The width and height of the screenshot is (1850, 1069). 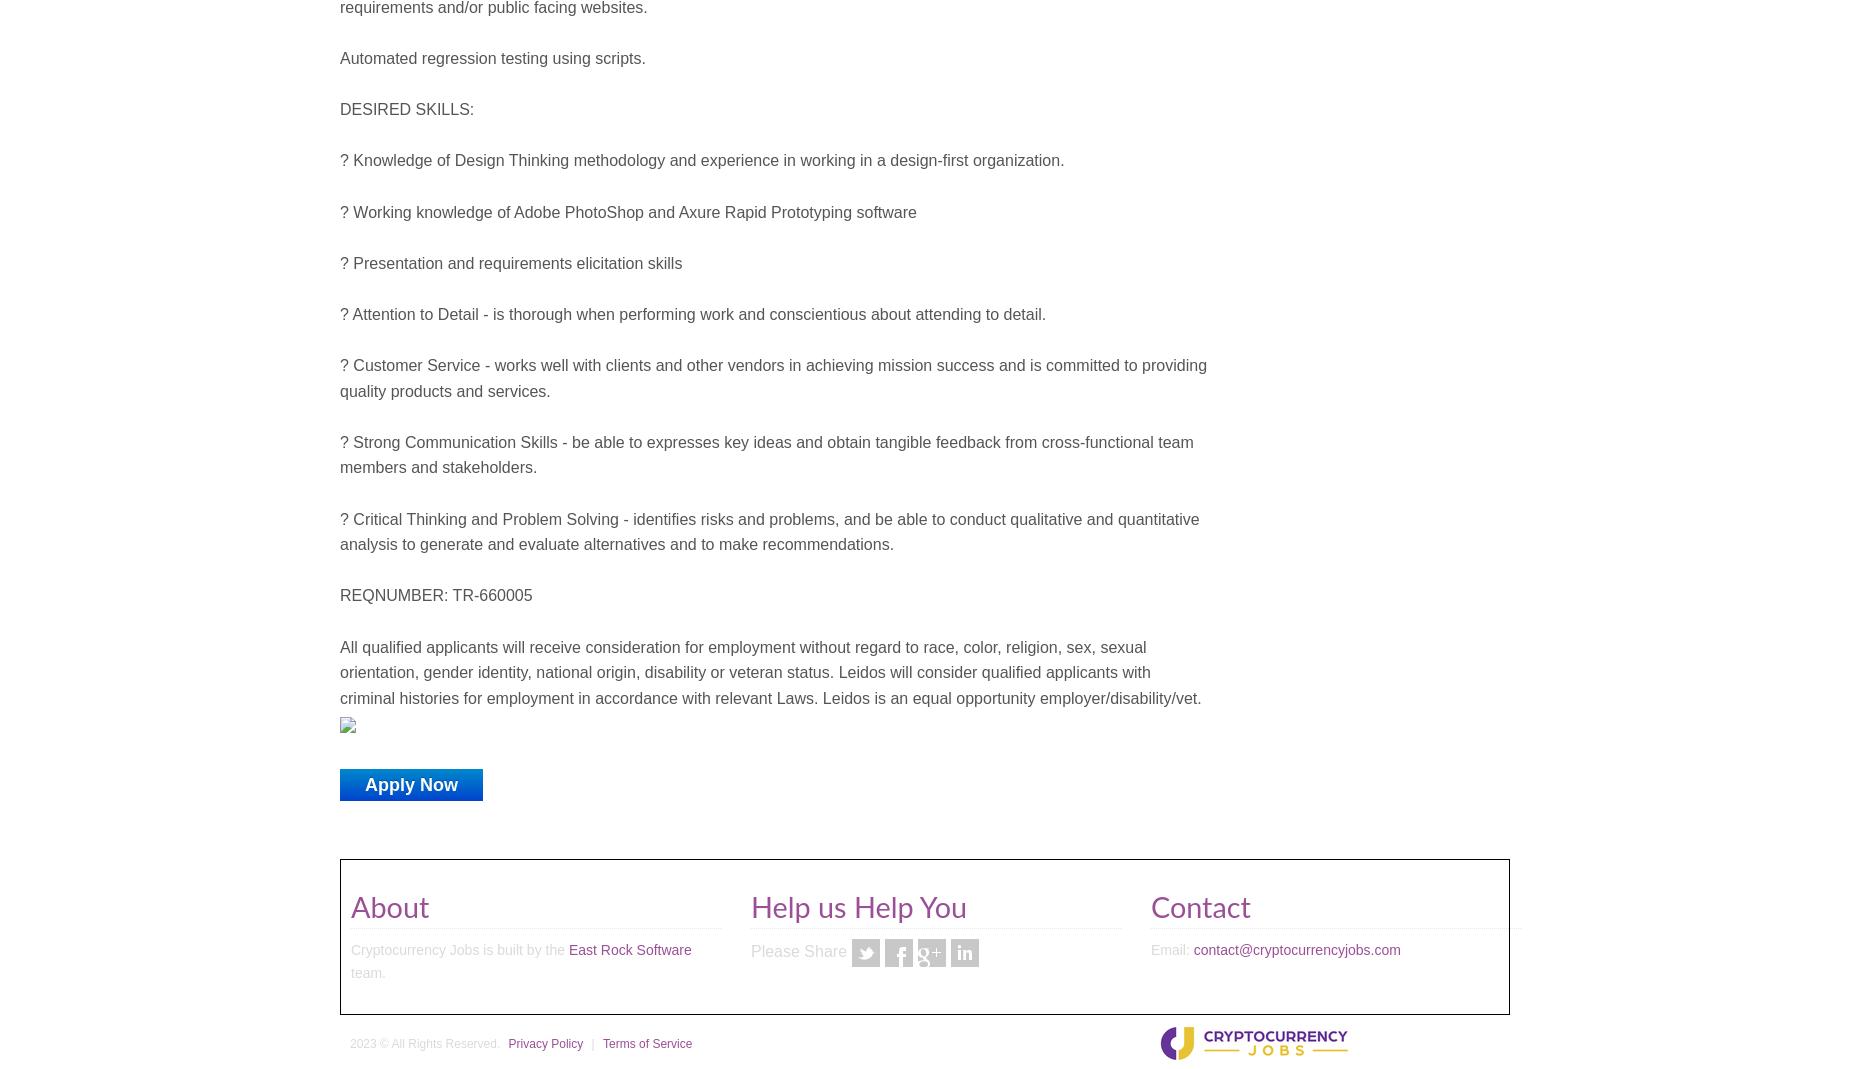 I want to click on 'Automated regression testing using scripts.', so click(x=339, y=56).